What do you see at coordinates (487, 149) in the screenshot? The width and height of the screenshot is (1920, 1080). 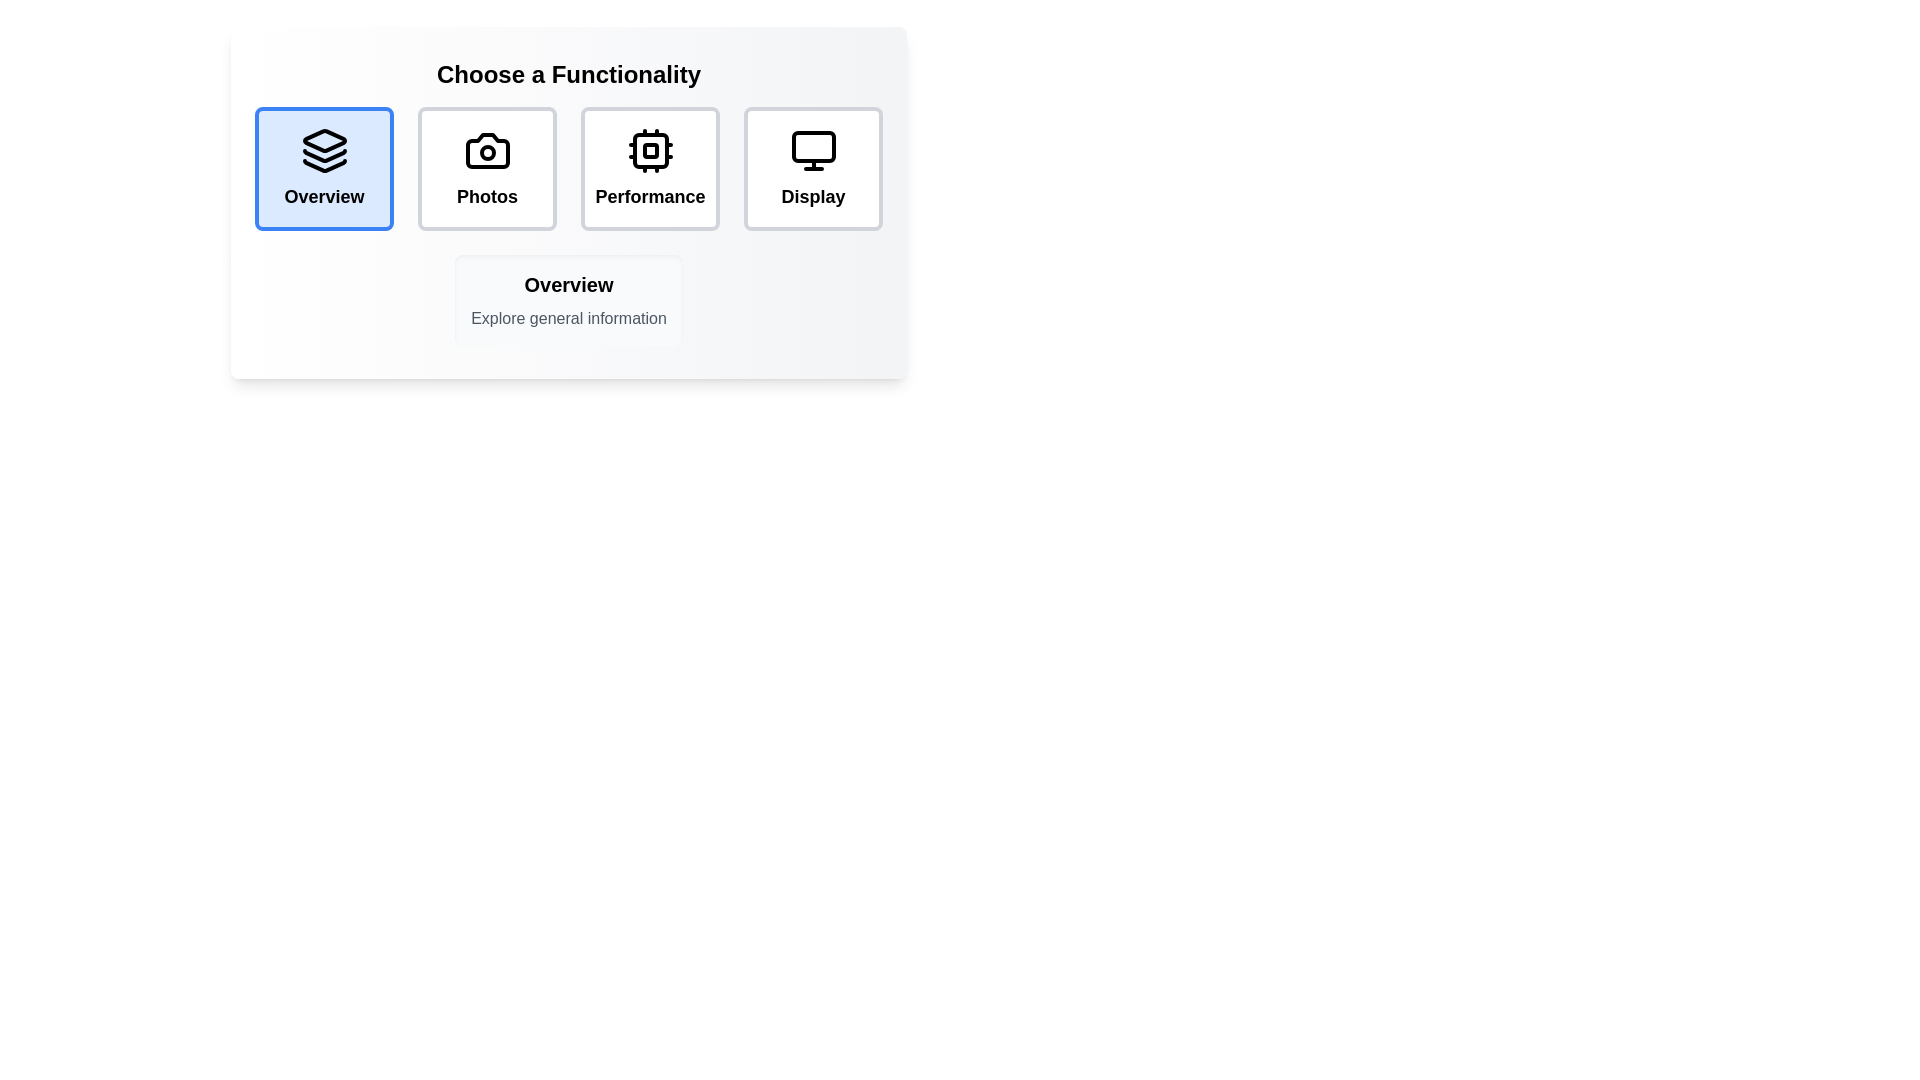 I see `the minimalist camera icon located in the upper section of the 'Photos' UI card, which is the second card from the left in a horizontal row of four cards` at bounding box center [487, 149].